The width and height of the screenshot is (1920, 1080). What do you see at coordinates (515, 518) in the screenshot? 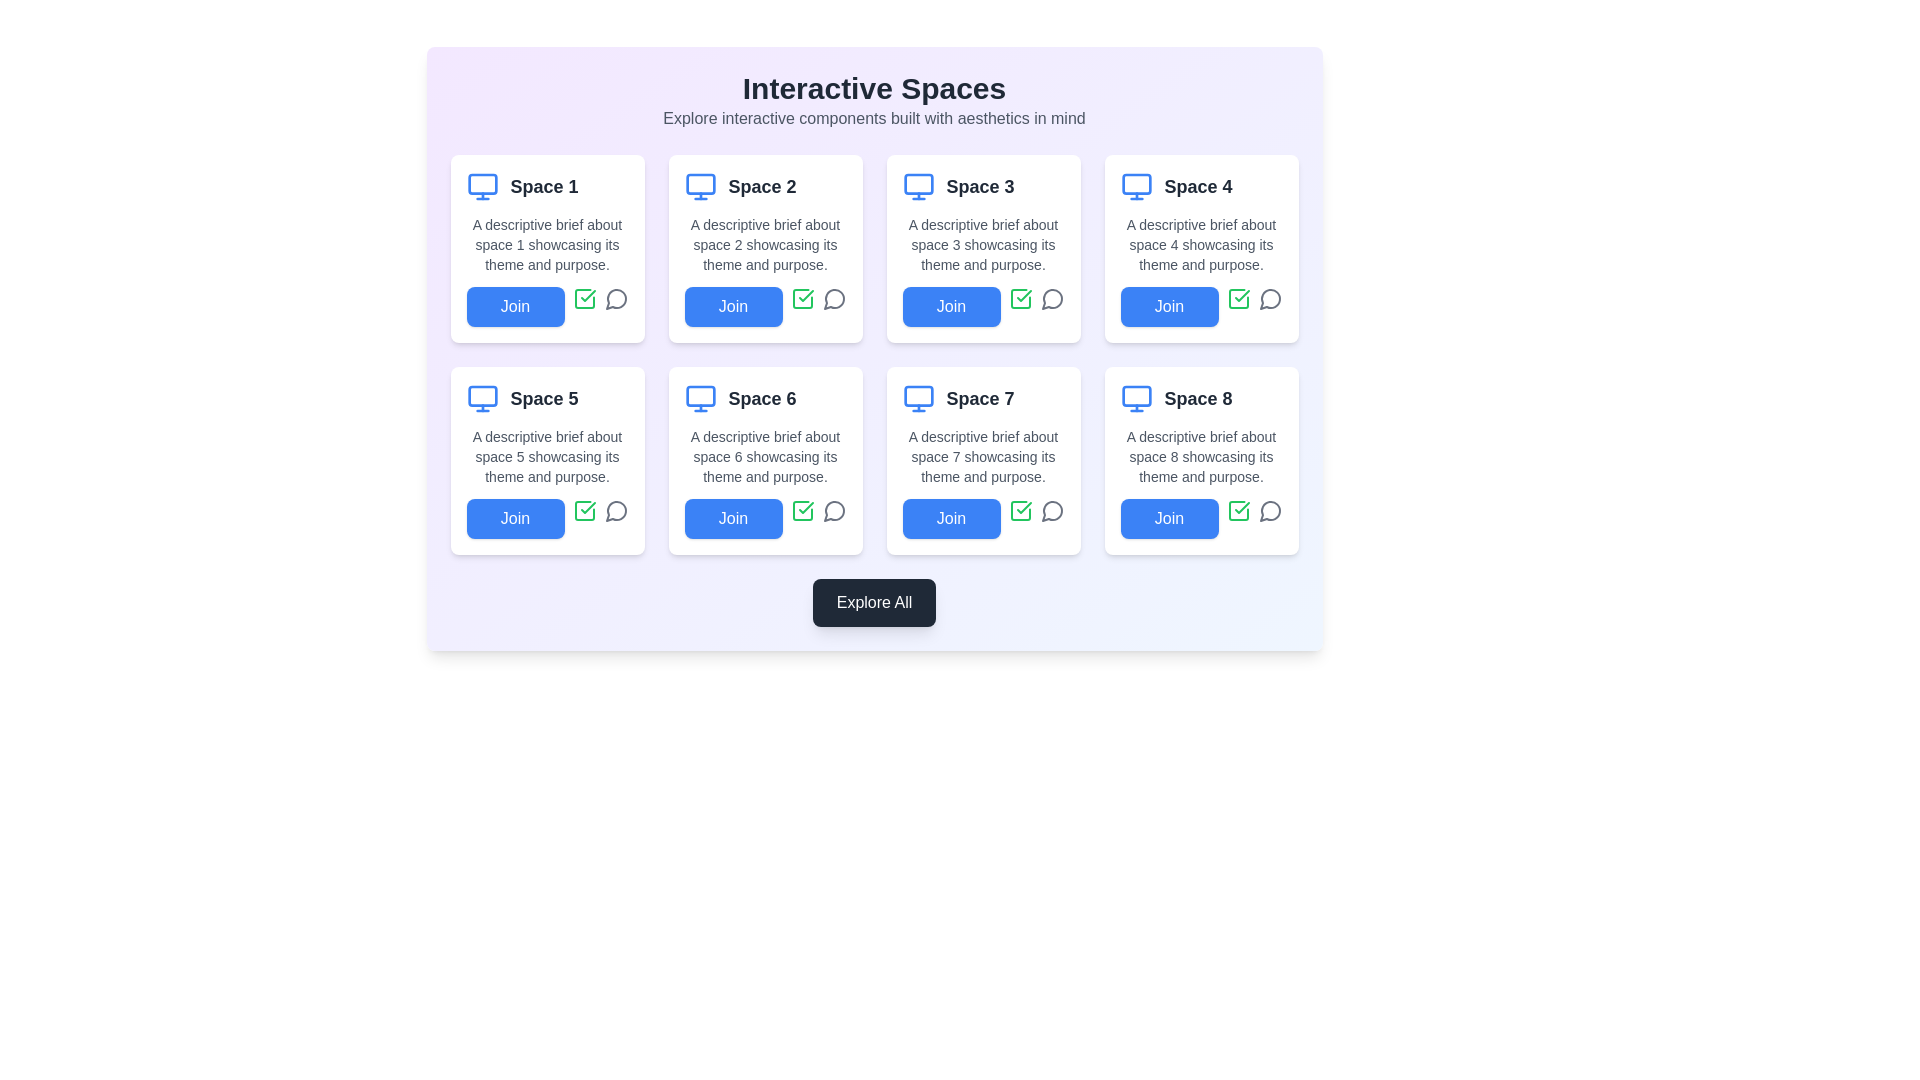
I see `the button to join or participate in 'Space 5', located in the second row and first column of the grid layout` at bounding box center [515, 518].